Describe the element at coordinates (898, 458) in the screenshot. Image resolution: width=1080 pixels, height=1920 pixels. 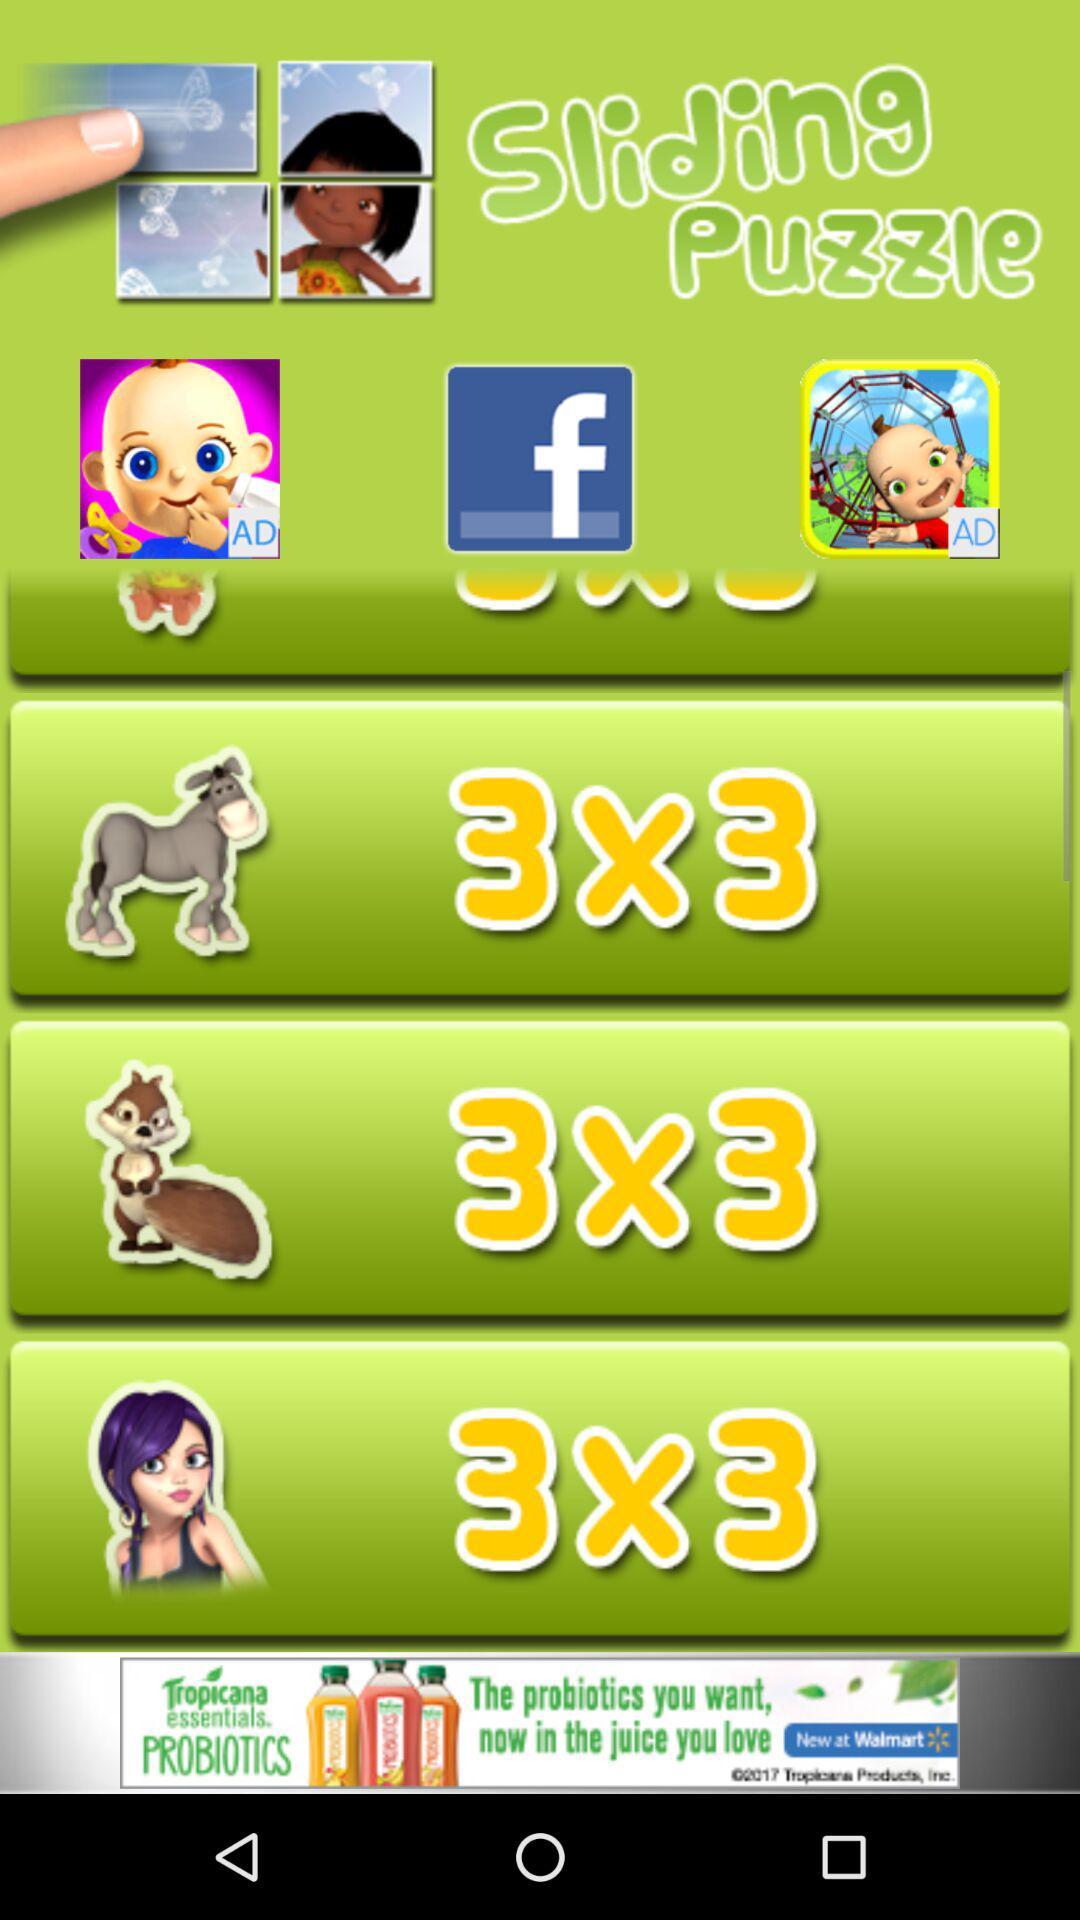
I see `banner advertisement` at that location.